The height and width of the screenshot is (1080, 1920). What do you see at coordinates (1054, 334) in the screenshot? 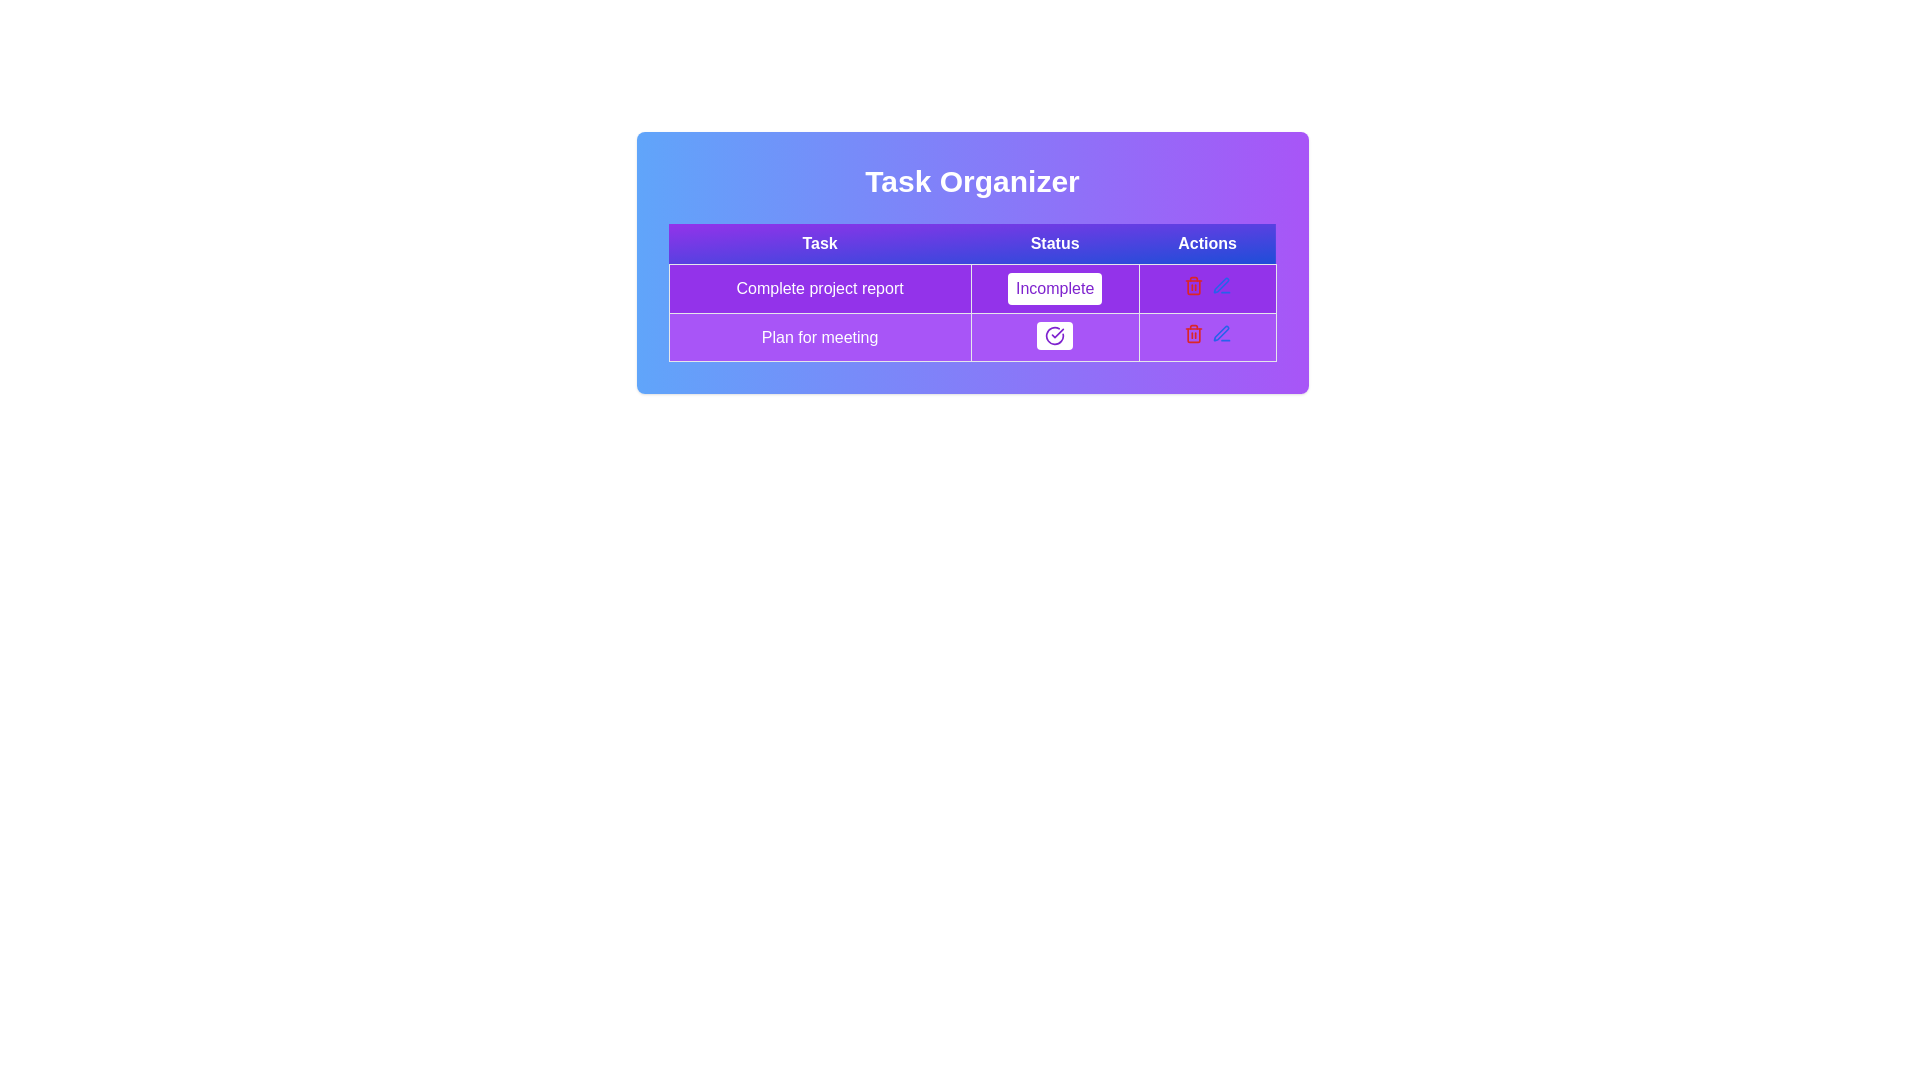
I see `the checkmark icon within the purple-filled button in the second row under the 'Status' column to mark the task 'Plan for meeting' as complete or confirmed` at bounding box center [1054, 334].